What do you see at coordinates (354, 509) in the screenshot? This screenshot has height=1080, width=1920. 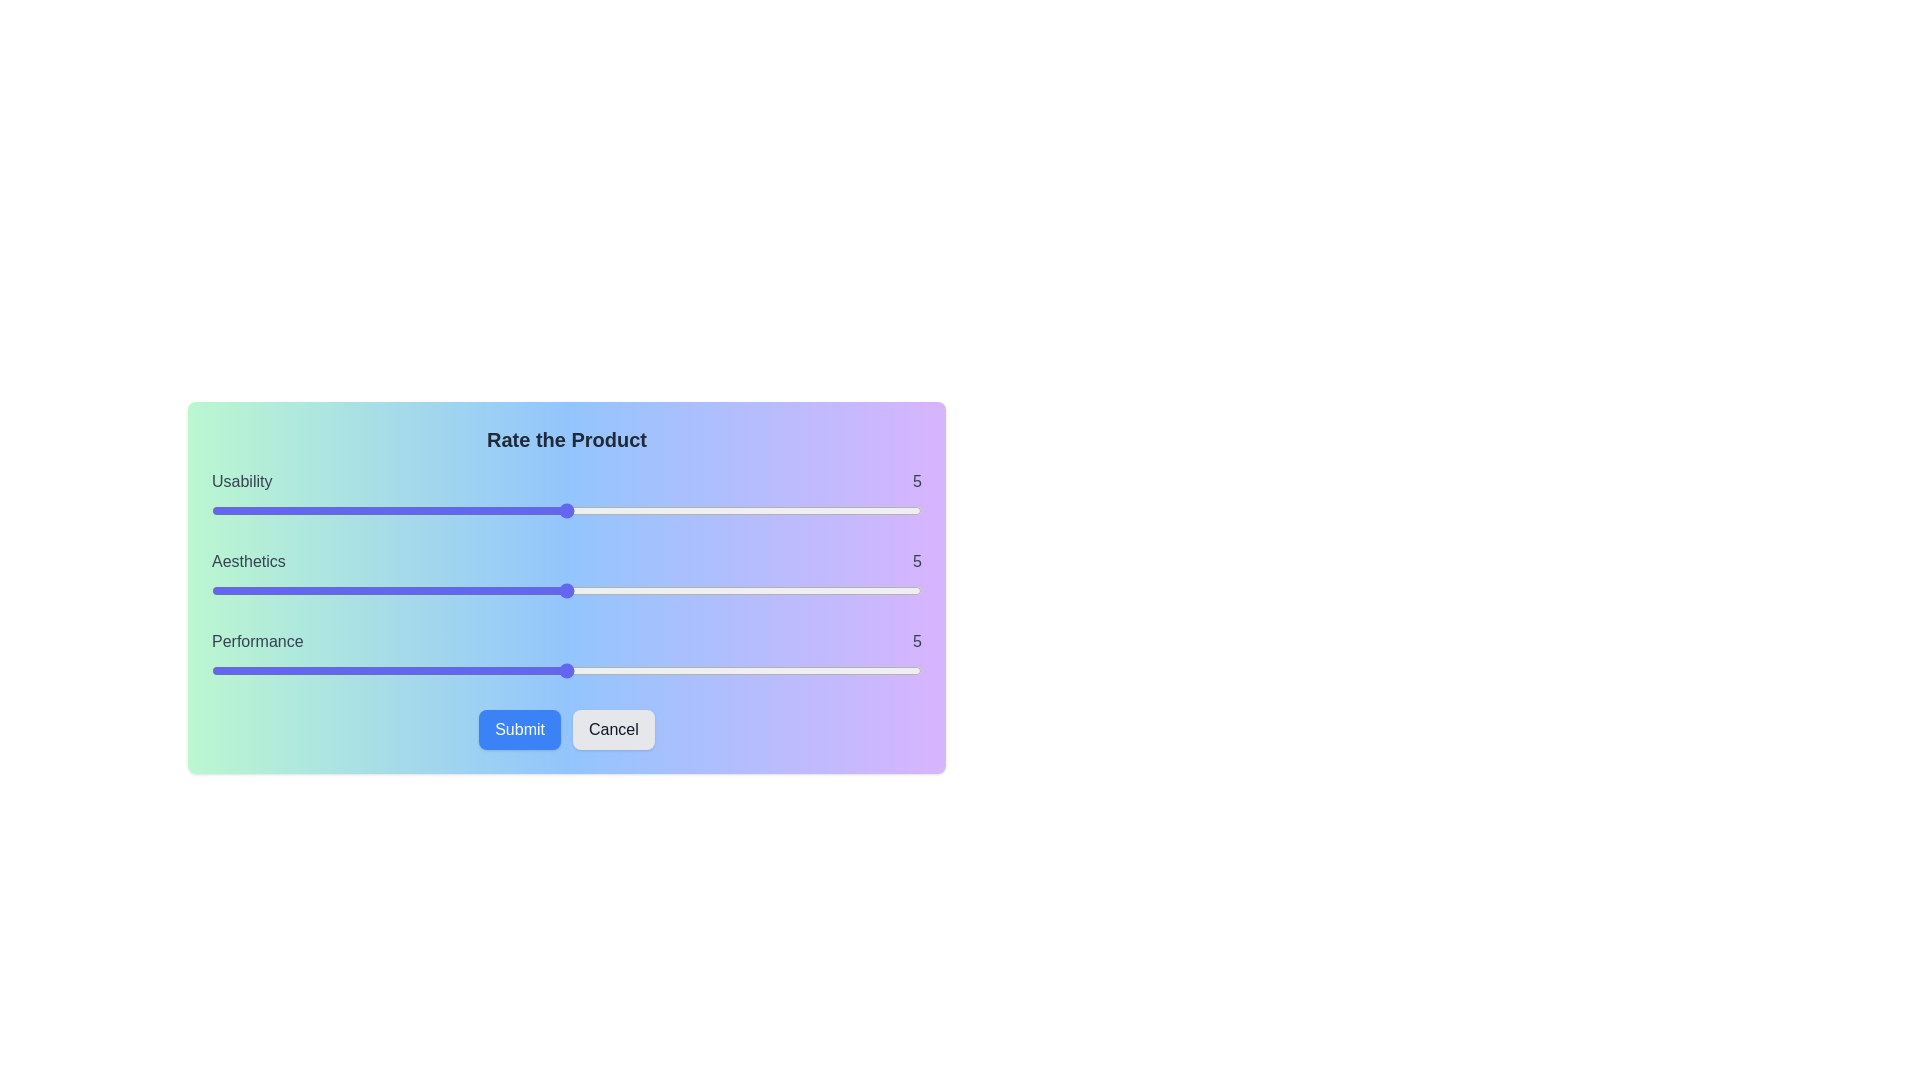 I see `the slider to set the usability rating to 2` at bounding box center [354, 509].